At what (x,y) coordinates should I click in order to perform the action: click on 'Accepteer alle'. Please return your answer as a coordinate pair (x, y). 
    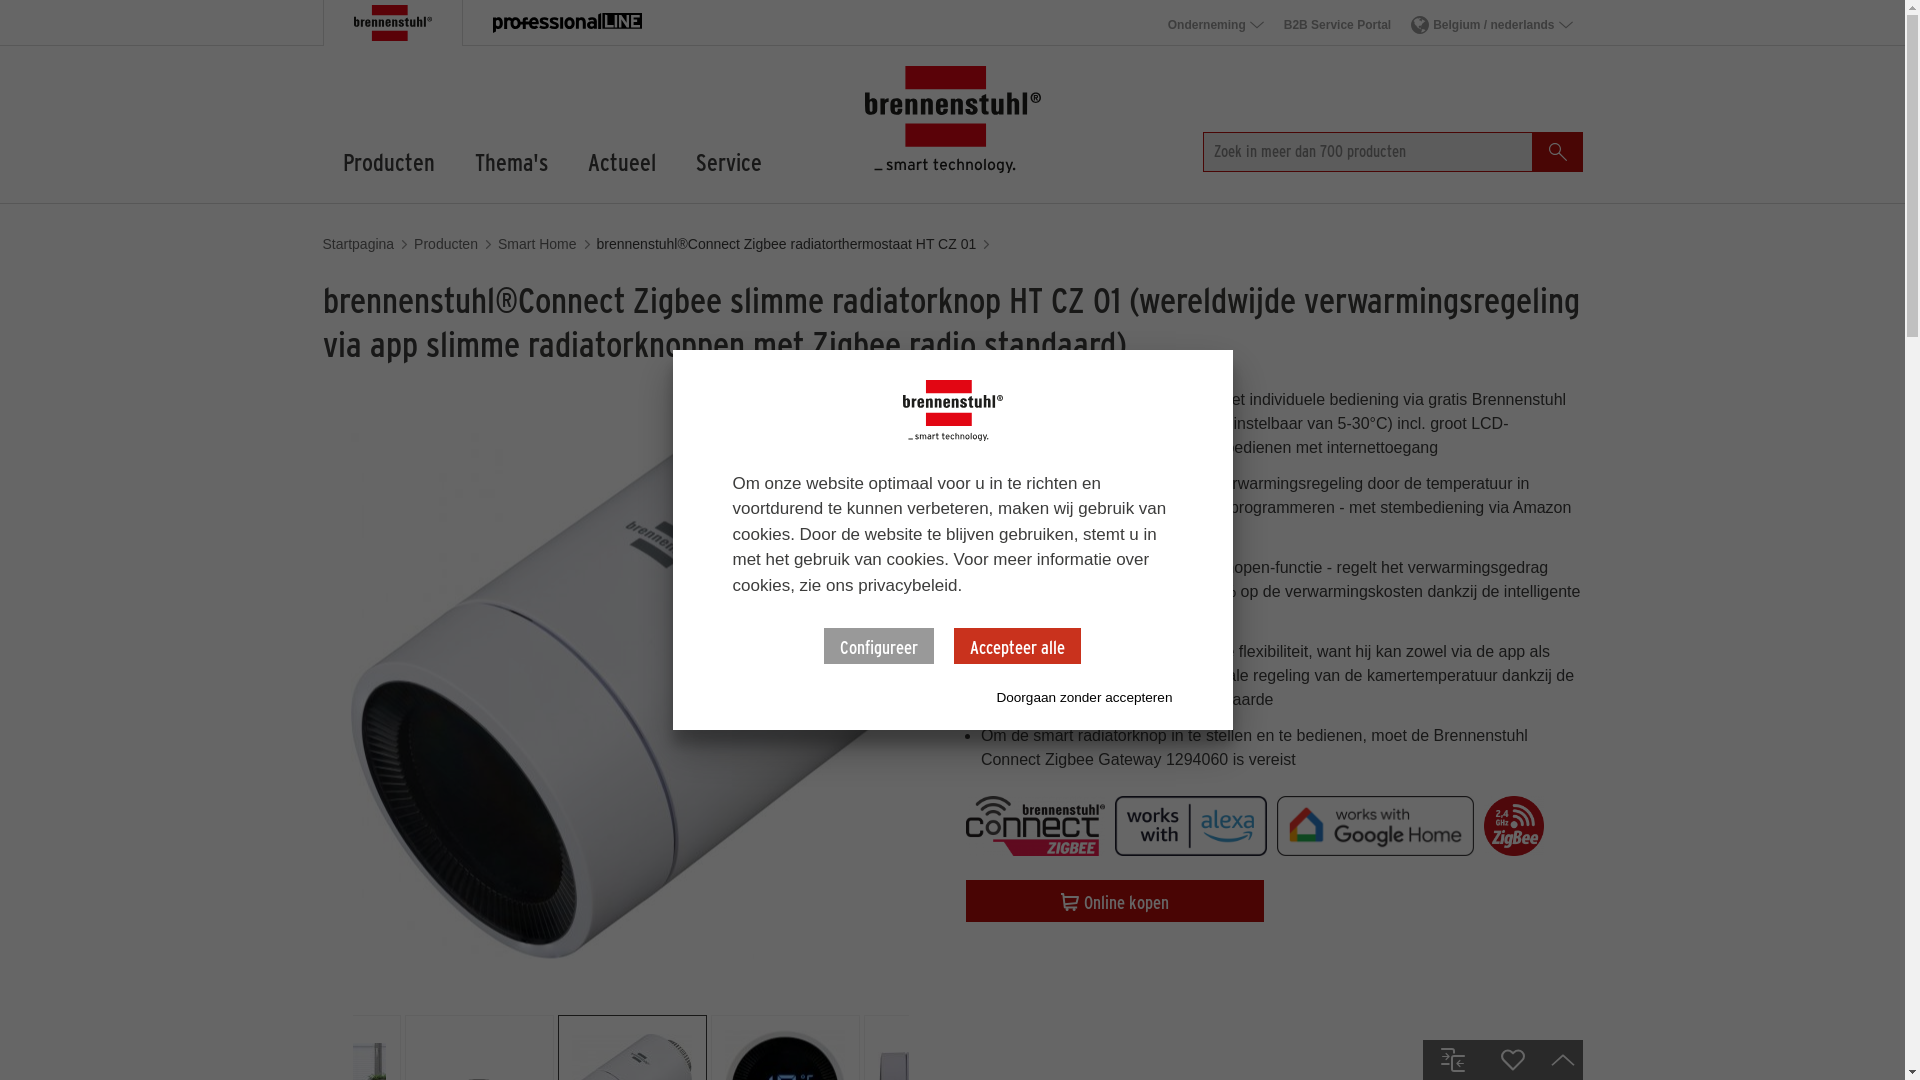
    Looking at the image, I should click on (1017, 645).